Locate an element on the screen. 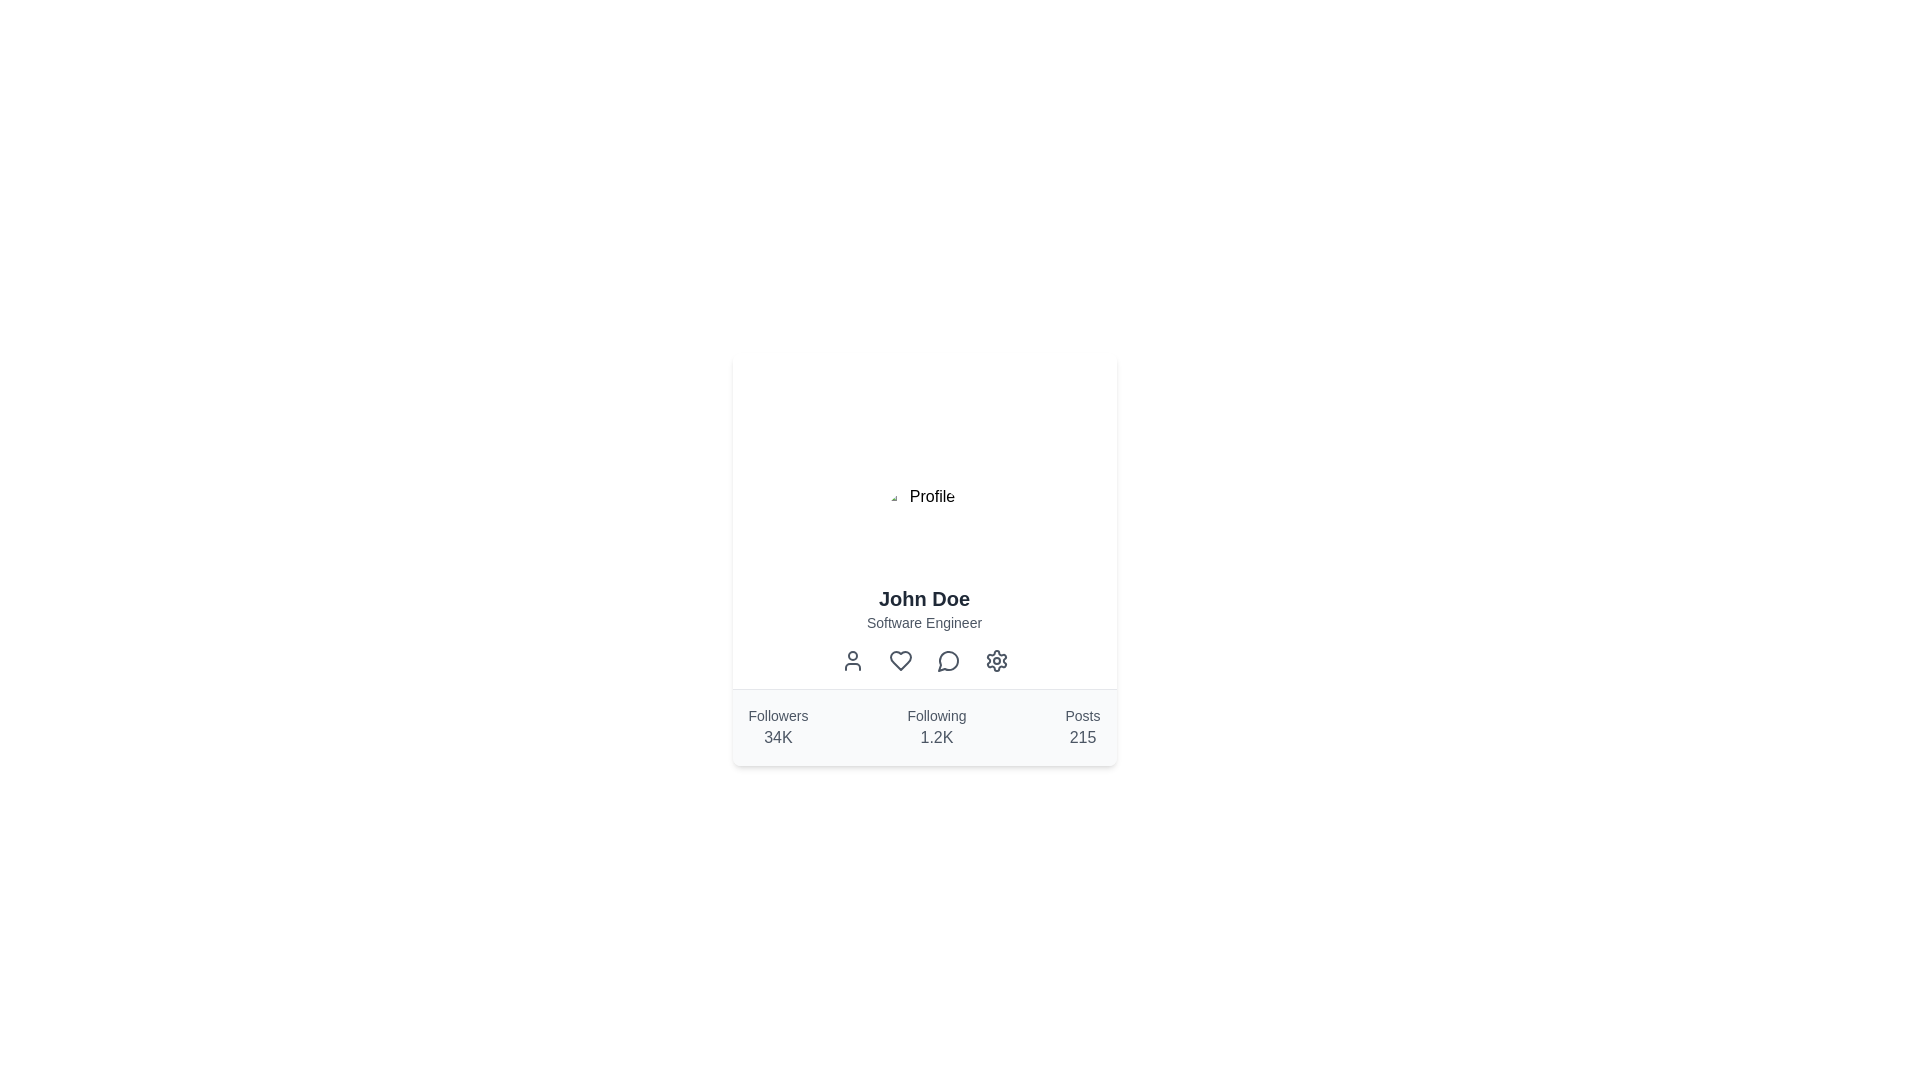  the user profile icon button, which is the first interactive icon in the row of icons below the user information section, to change its color is located at coordinates (852, 660).